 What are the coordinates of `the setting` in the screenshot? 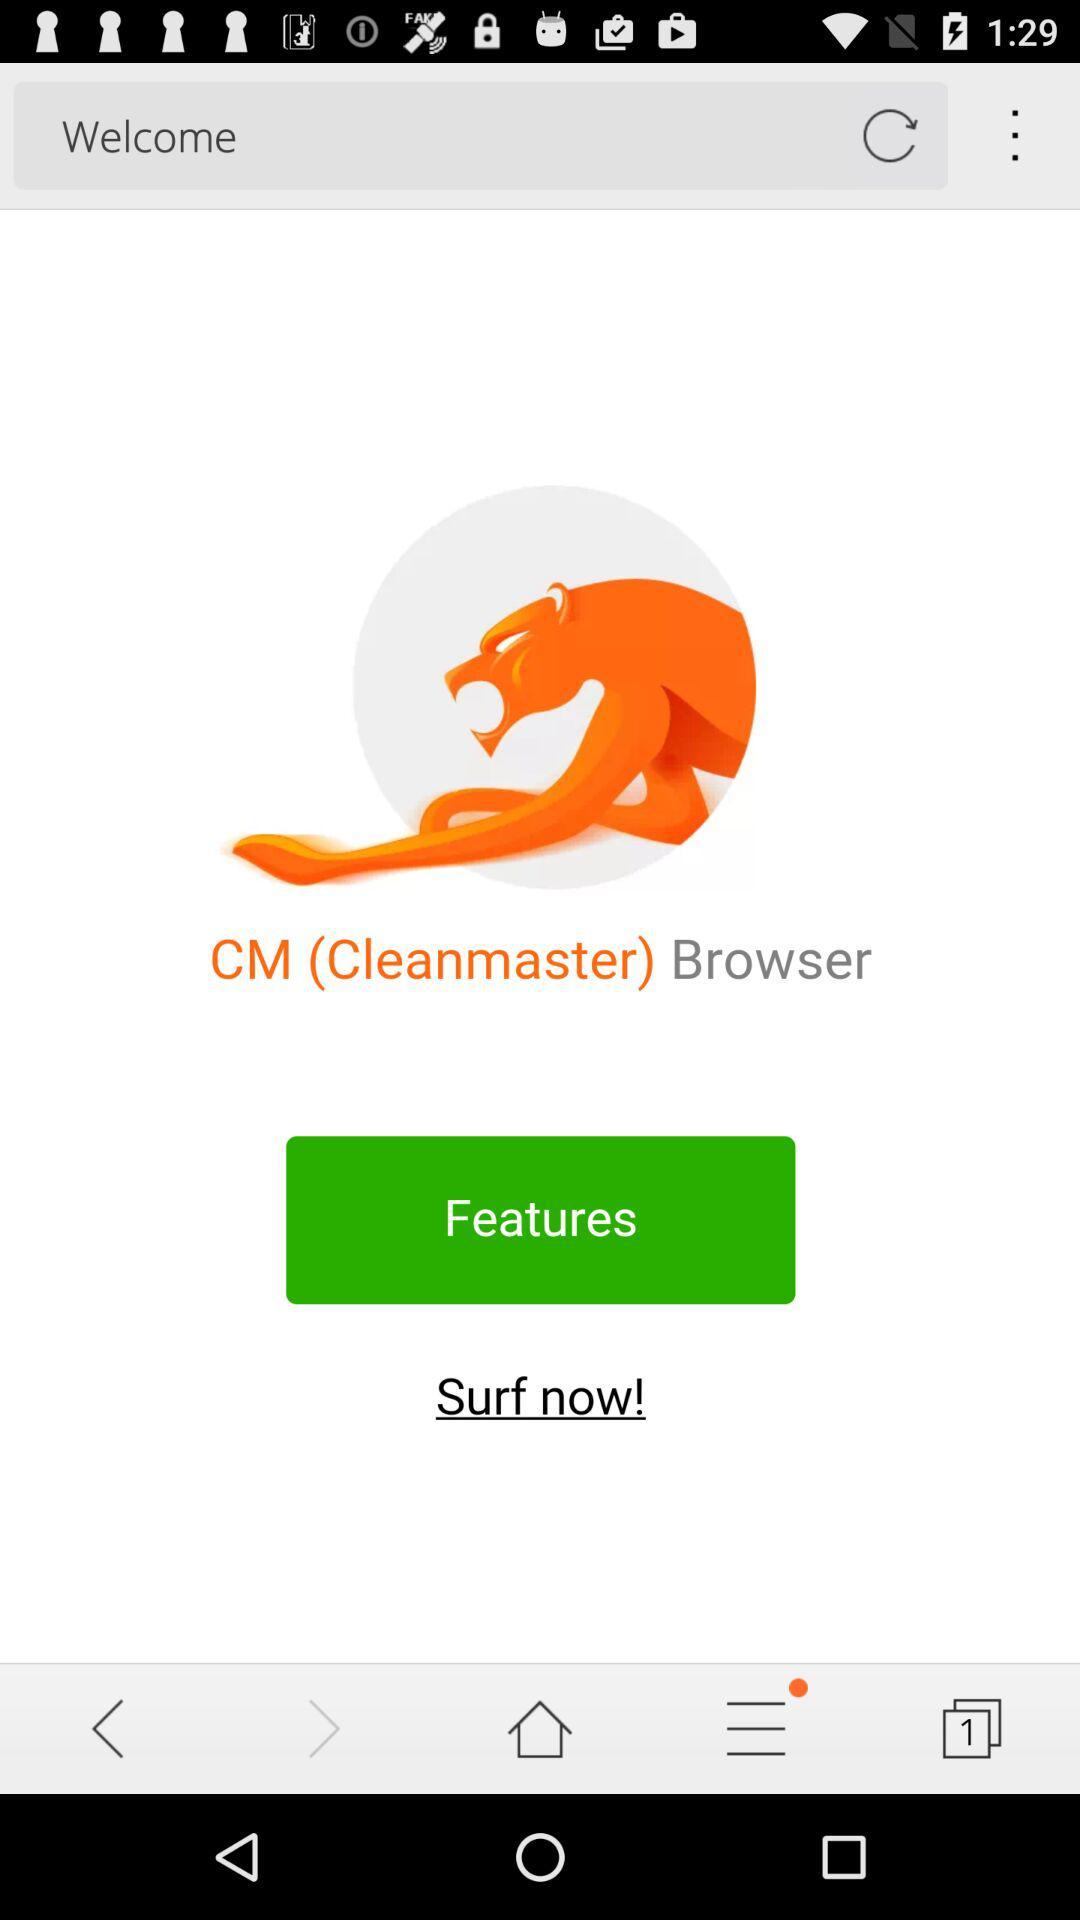 It's located at (756, 1727).